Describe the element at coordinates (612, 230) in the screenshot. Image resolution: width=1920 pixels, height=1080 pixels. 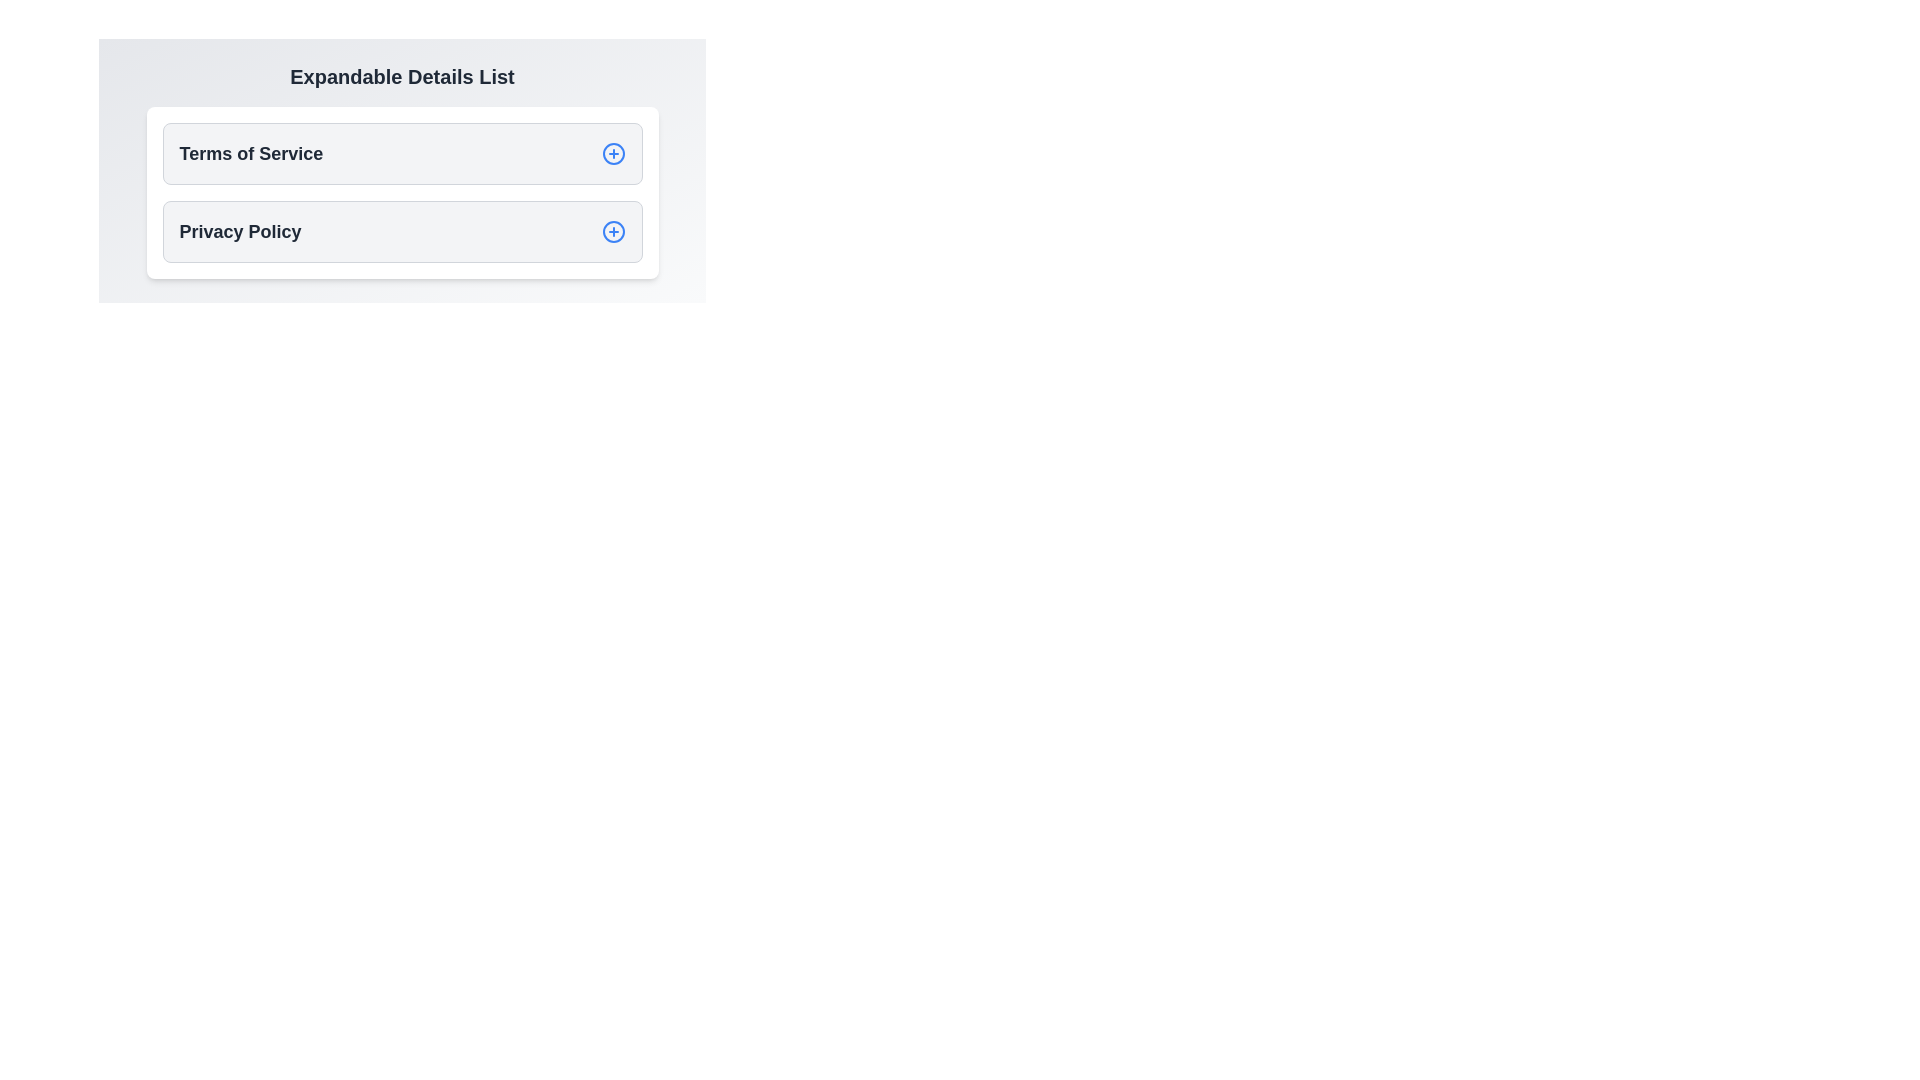
I see `the button` at that location.